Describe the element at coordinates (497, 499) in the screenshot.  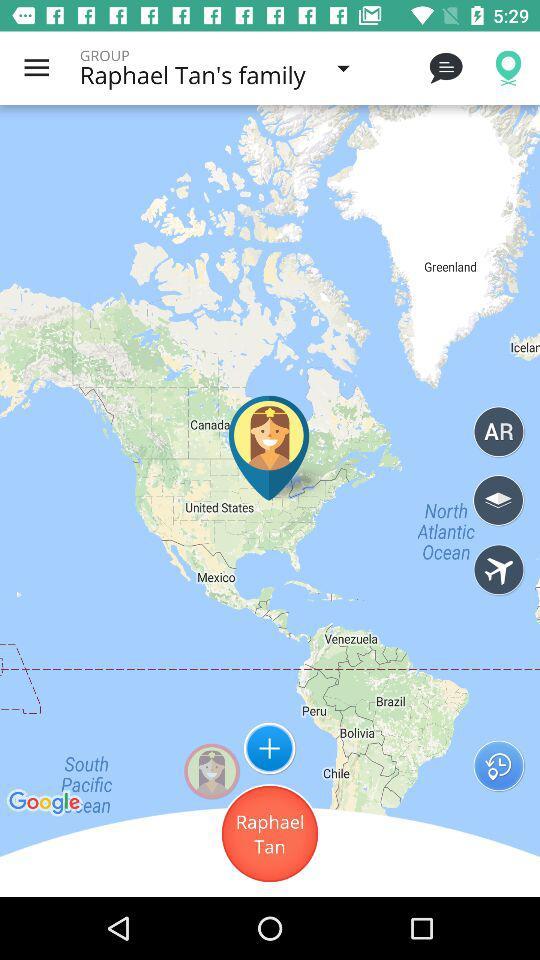
I see `3d view` at that location.